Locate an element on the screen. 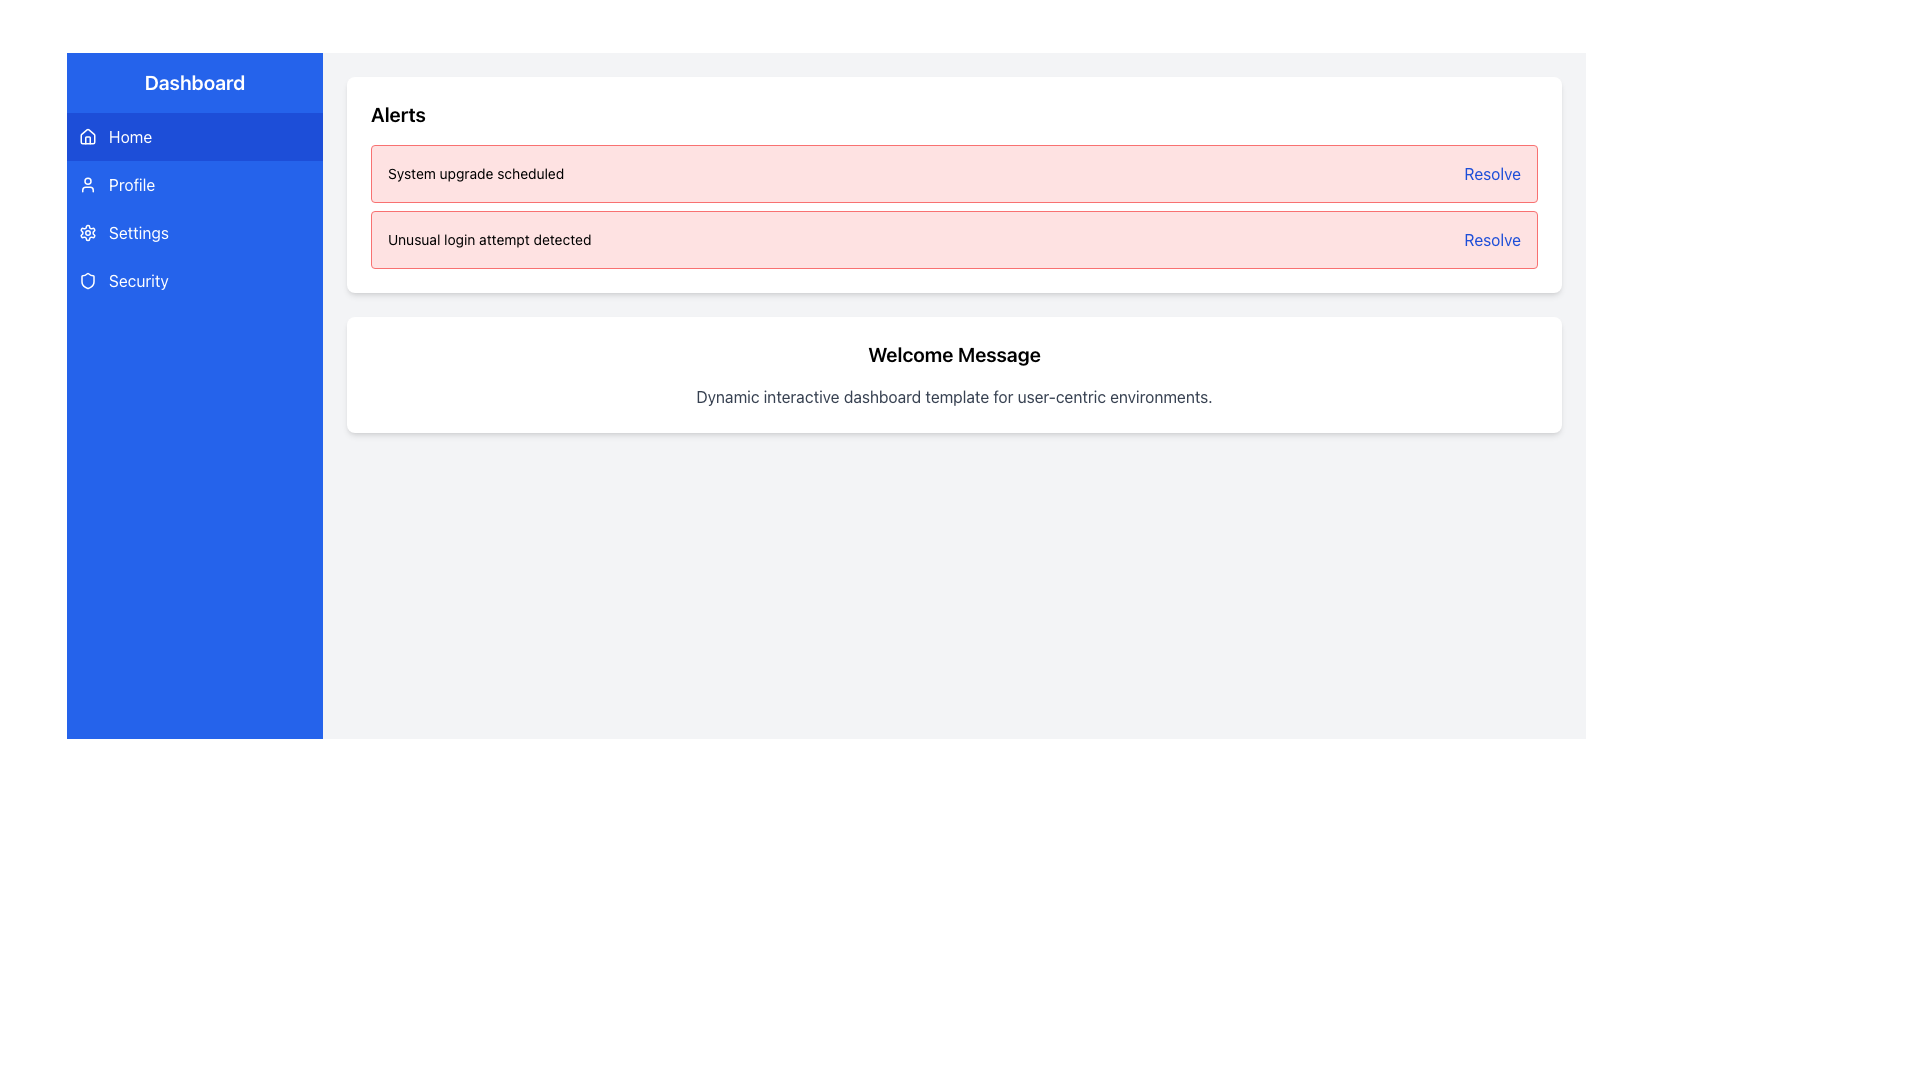 The height and width of the screenshot is (1080, 1920). text 'Welcome Message' displayed in bold and large font within the centrally located white, rounded rectangle section is located at coordinates (953, 353).